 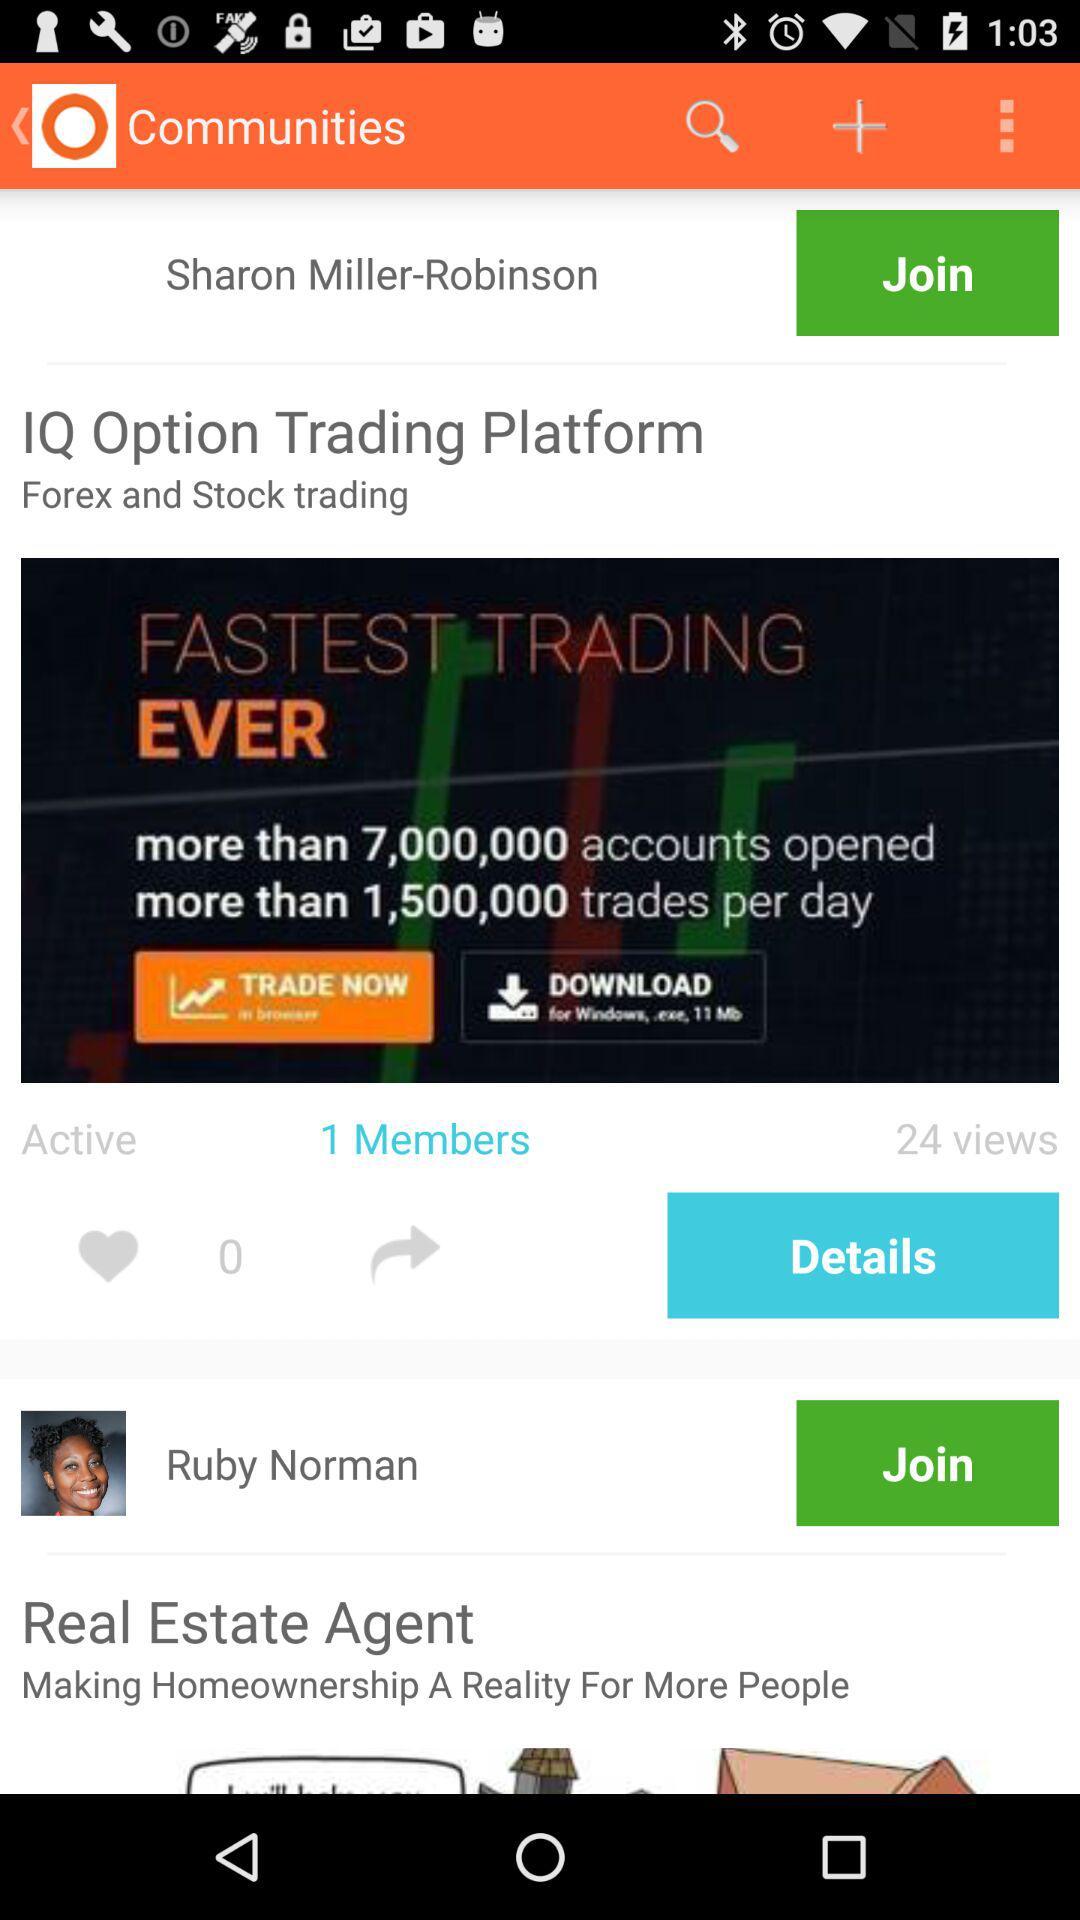 What do you see at coordinates (382, 272) in the screenshot?
I see `icon to the left of join icon` at bounding box center [382, 272].